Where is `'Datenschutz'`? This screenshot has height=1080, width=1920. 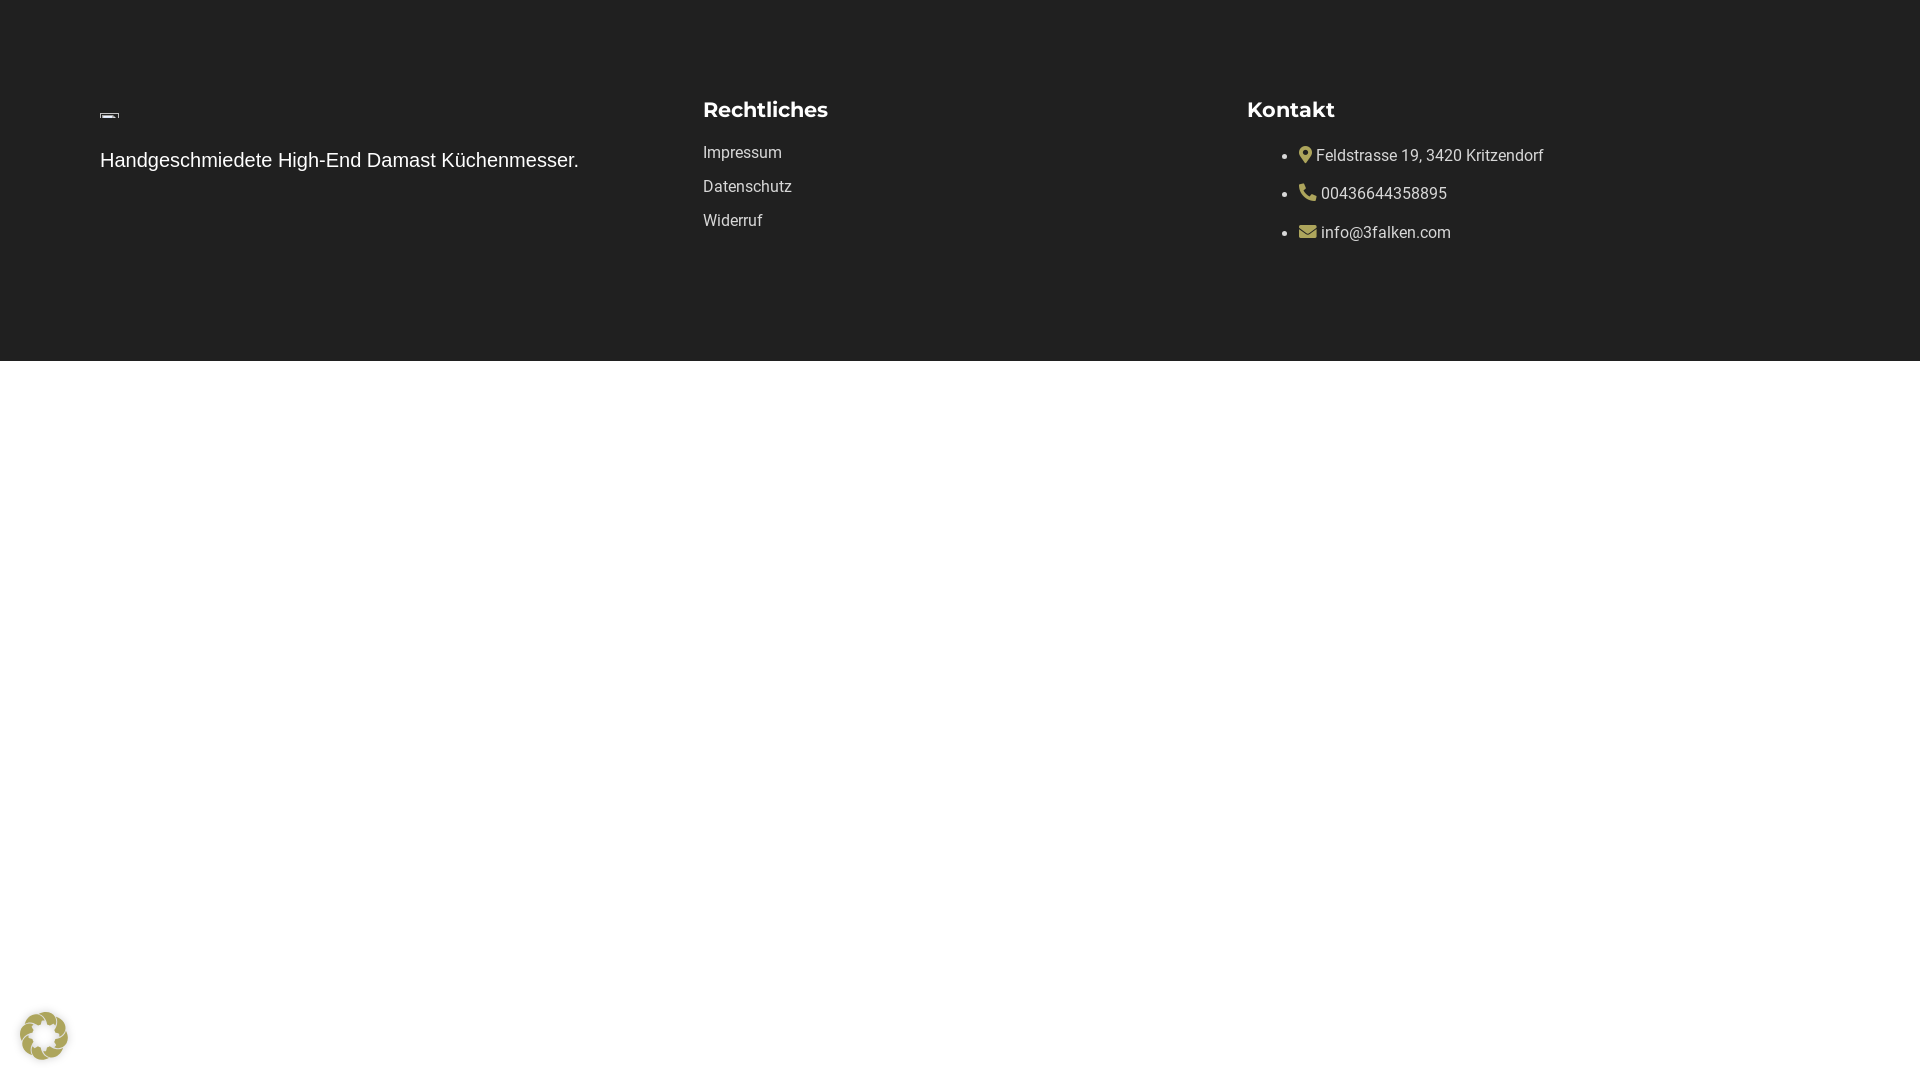
'Datenschutz' is located at coordinates (746, 186).